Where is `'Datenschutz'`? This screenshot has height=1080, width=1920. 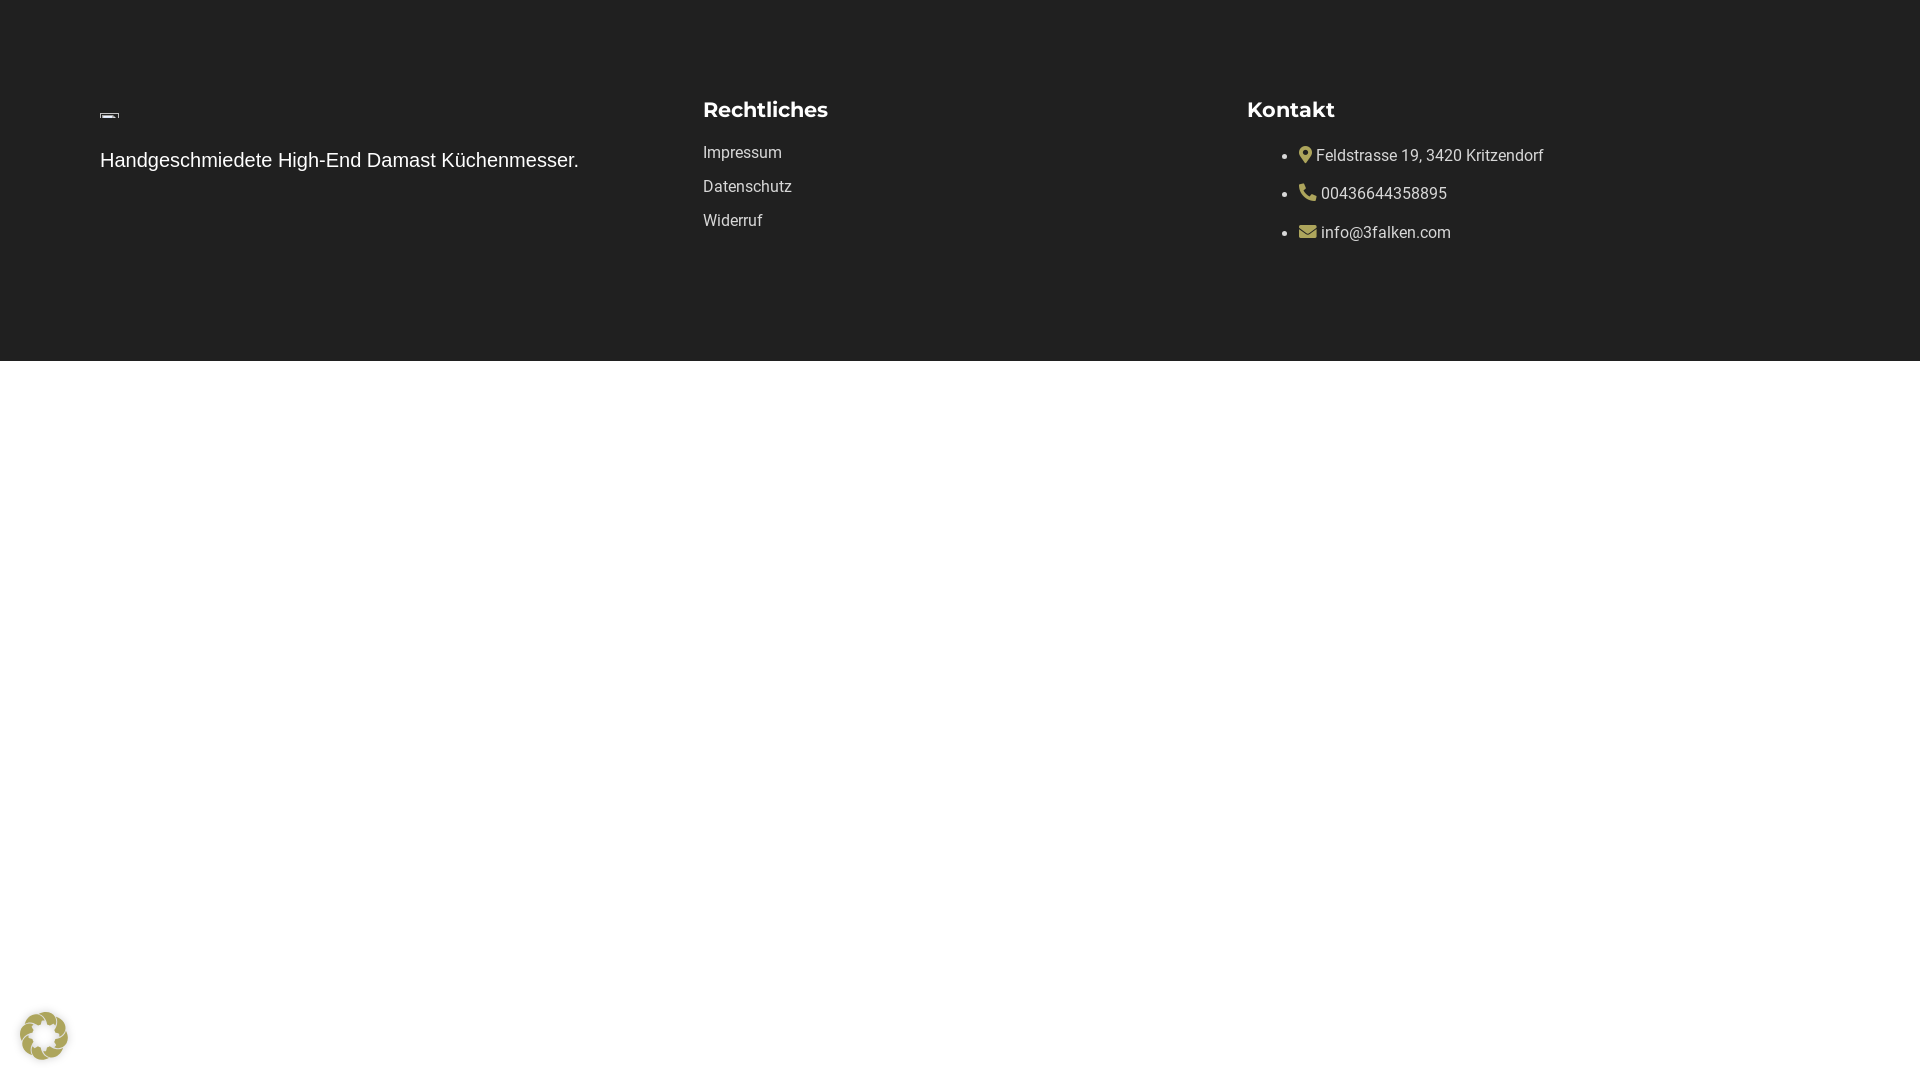
'Datenschutz' is located at coordinates (746, 186).